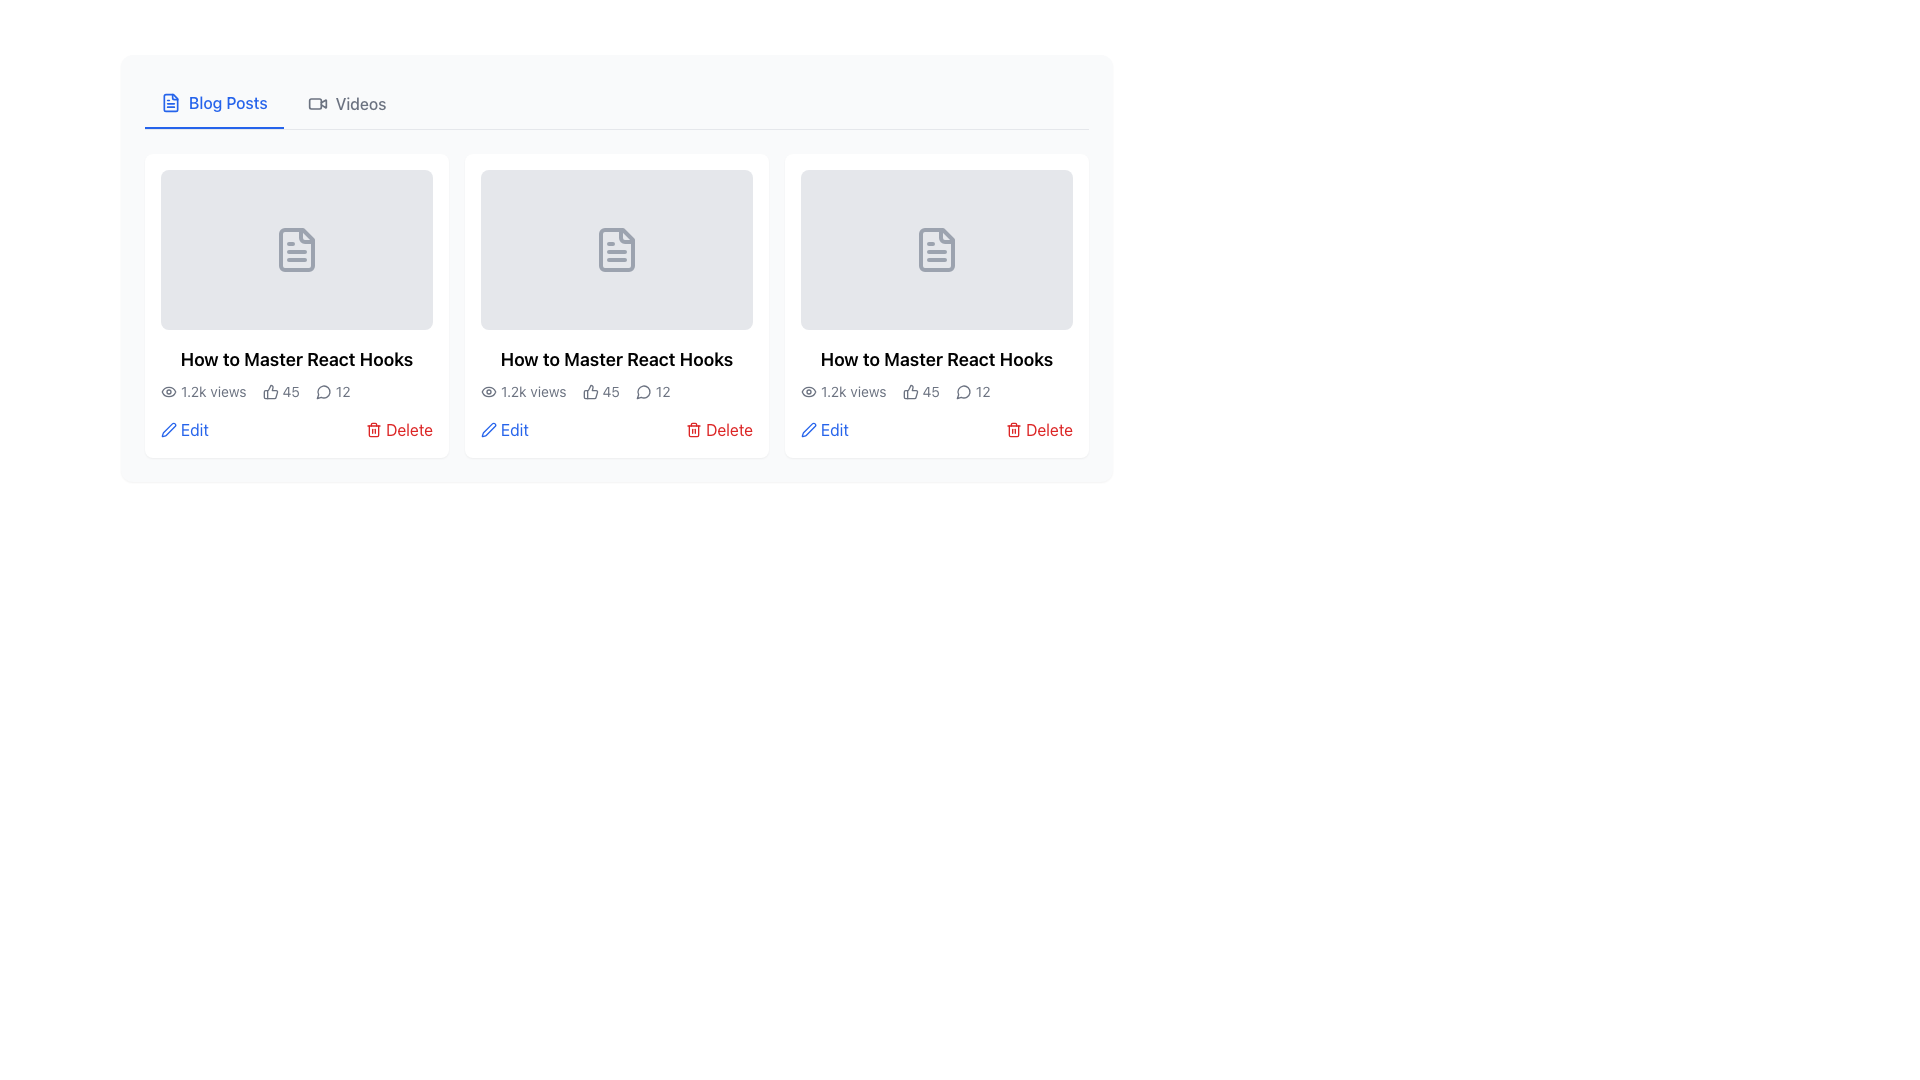  I want to click on the interactive deletion button located at the bottom-right of the last card, so click(1039, 428).